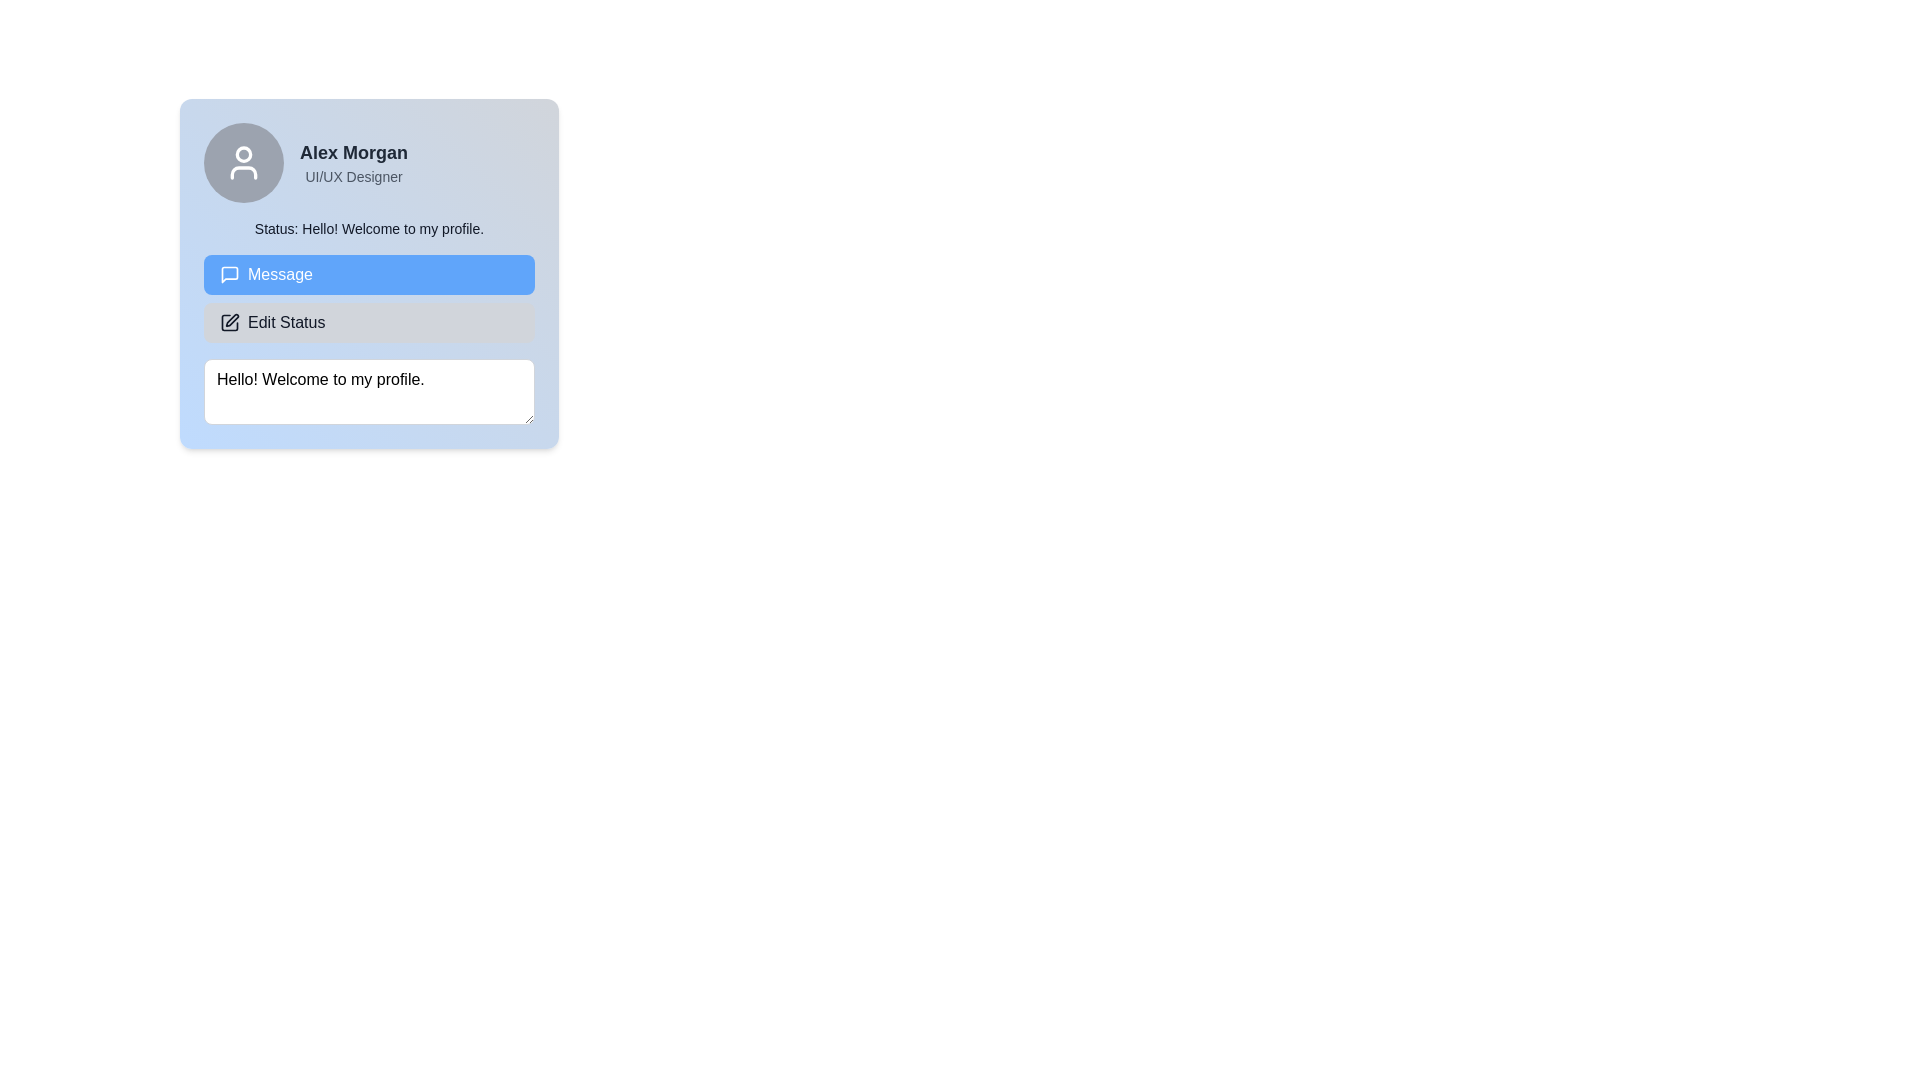  Describe the element at coordinates (243, 161) in the screenshot. I see `the circular profile image placeholder with a gray background and white user icon located at the top-left corner of the user card, above the text 'Alex Morgan' and 'UI/UX Designer'` at that location.